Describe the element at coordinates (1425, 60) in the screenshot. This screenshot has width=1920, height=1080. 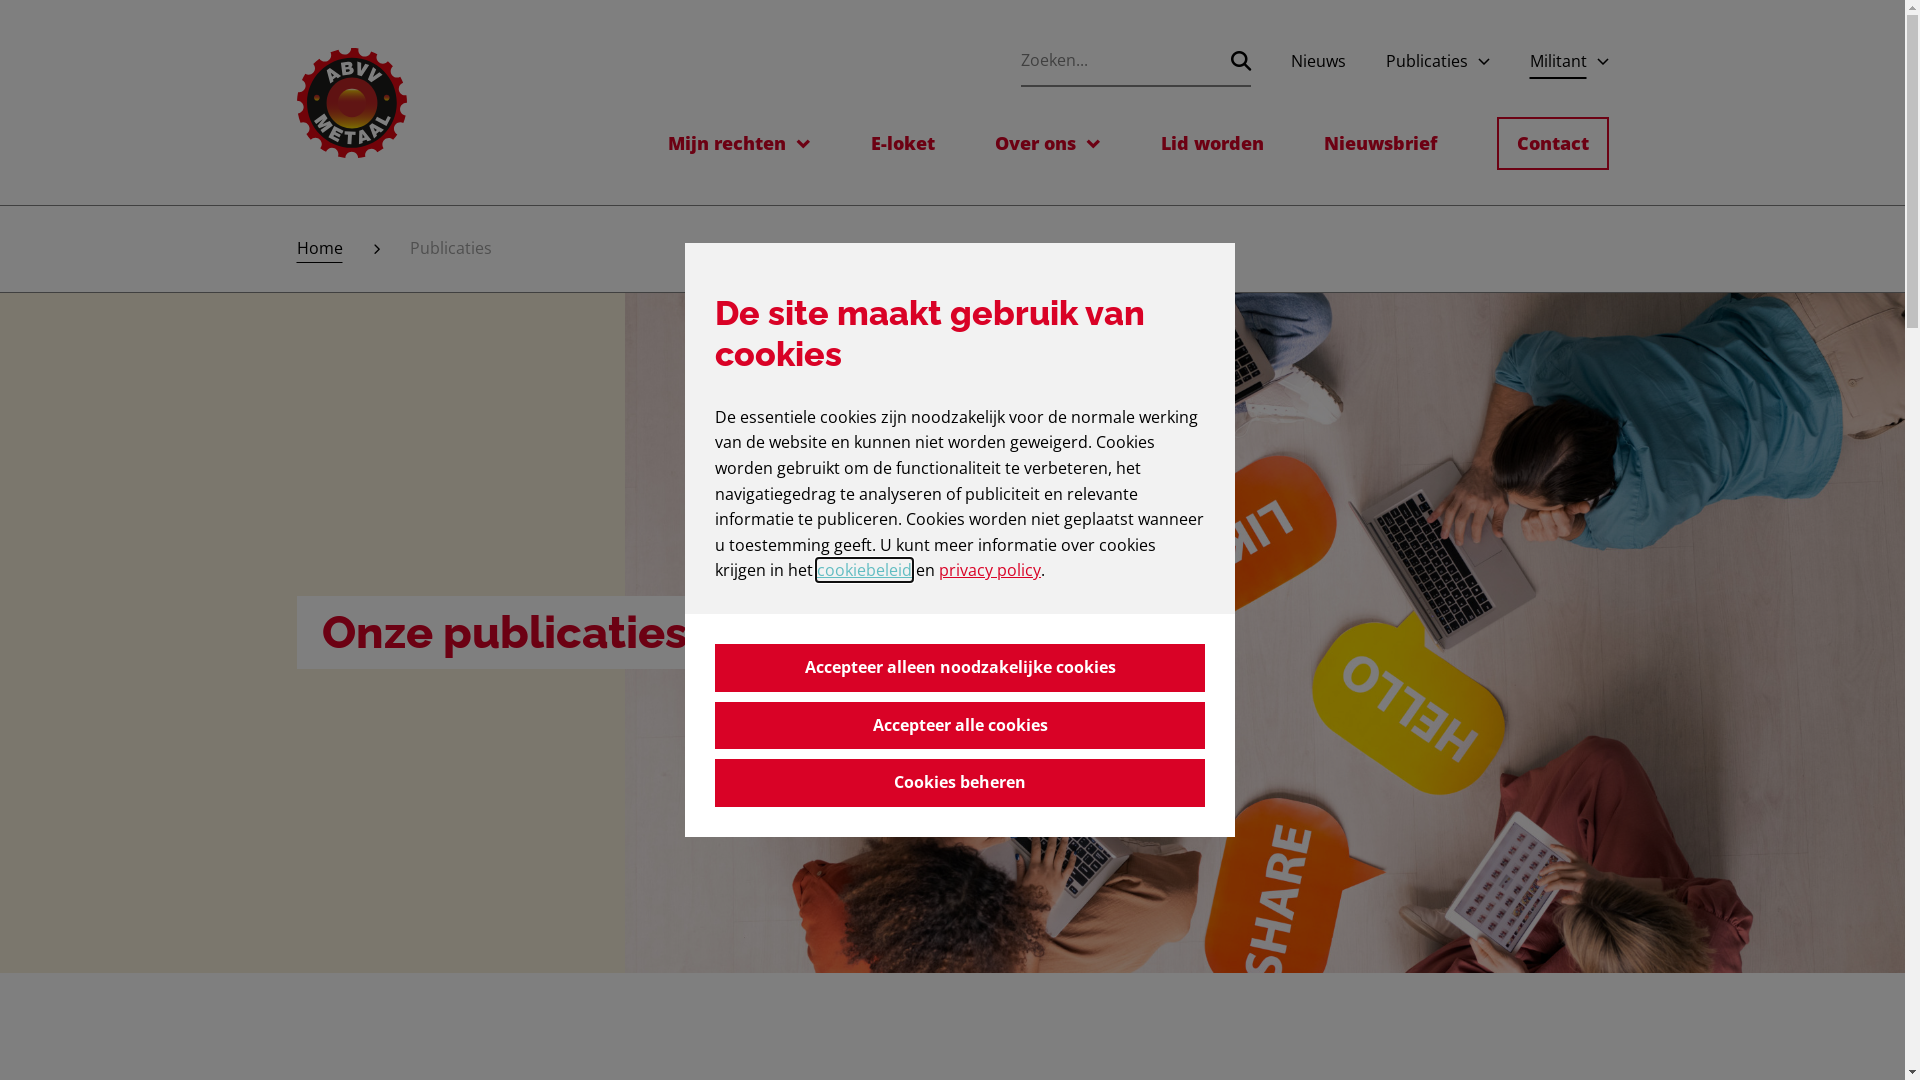
I see `'Publicaties'` at that location.